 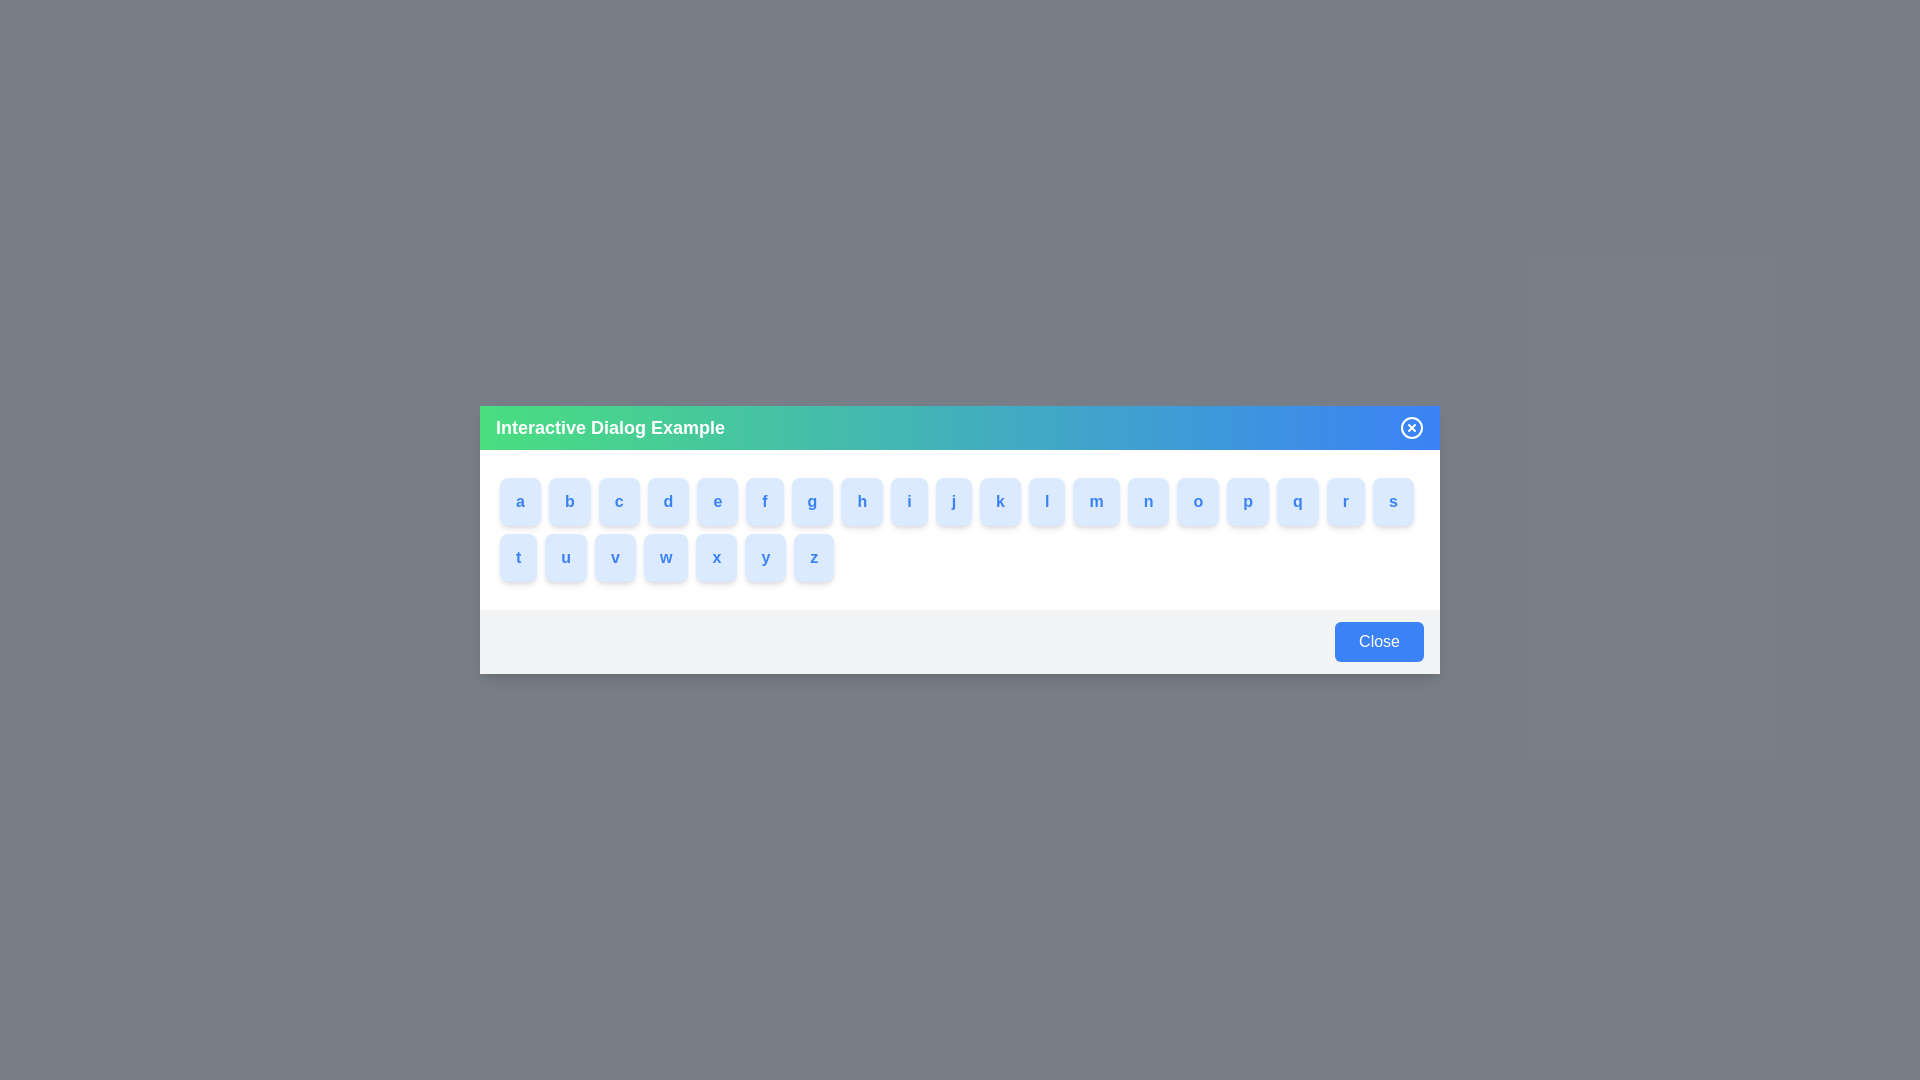 What do you see at coordinates (1419, 500) in the screenshot?
I see `the button labeled with s` at bounding box center [1419, 500].